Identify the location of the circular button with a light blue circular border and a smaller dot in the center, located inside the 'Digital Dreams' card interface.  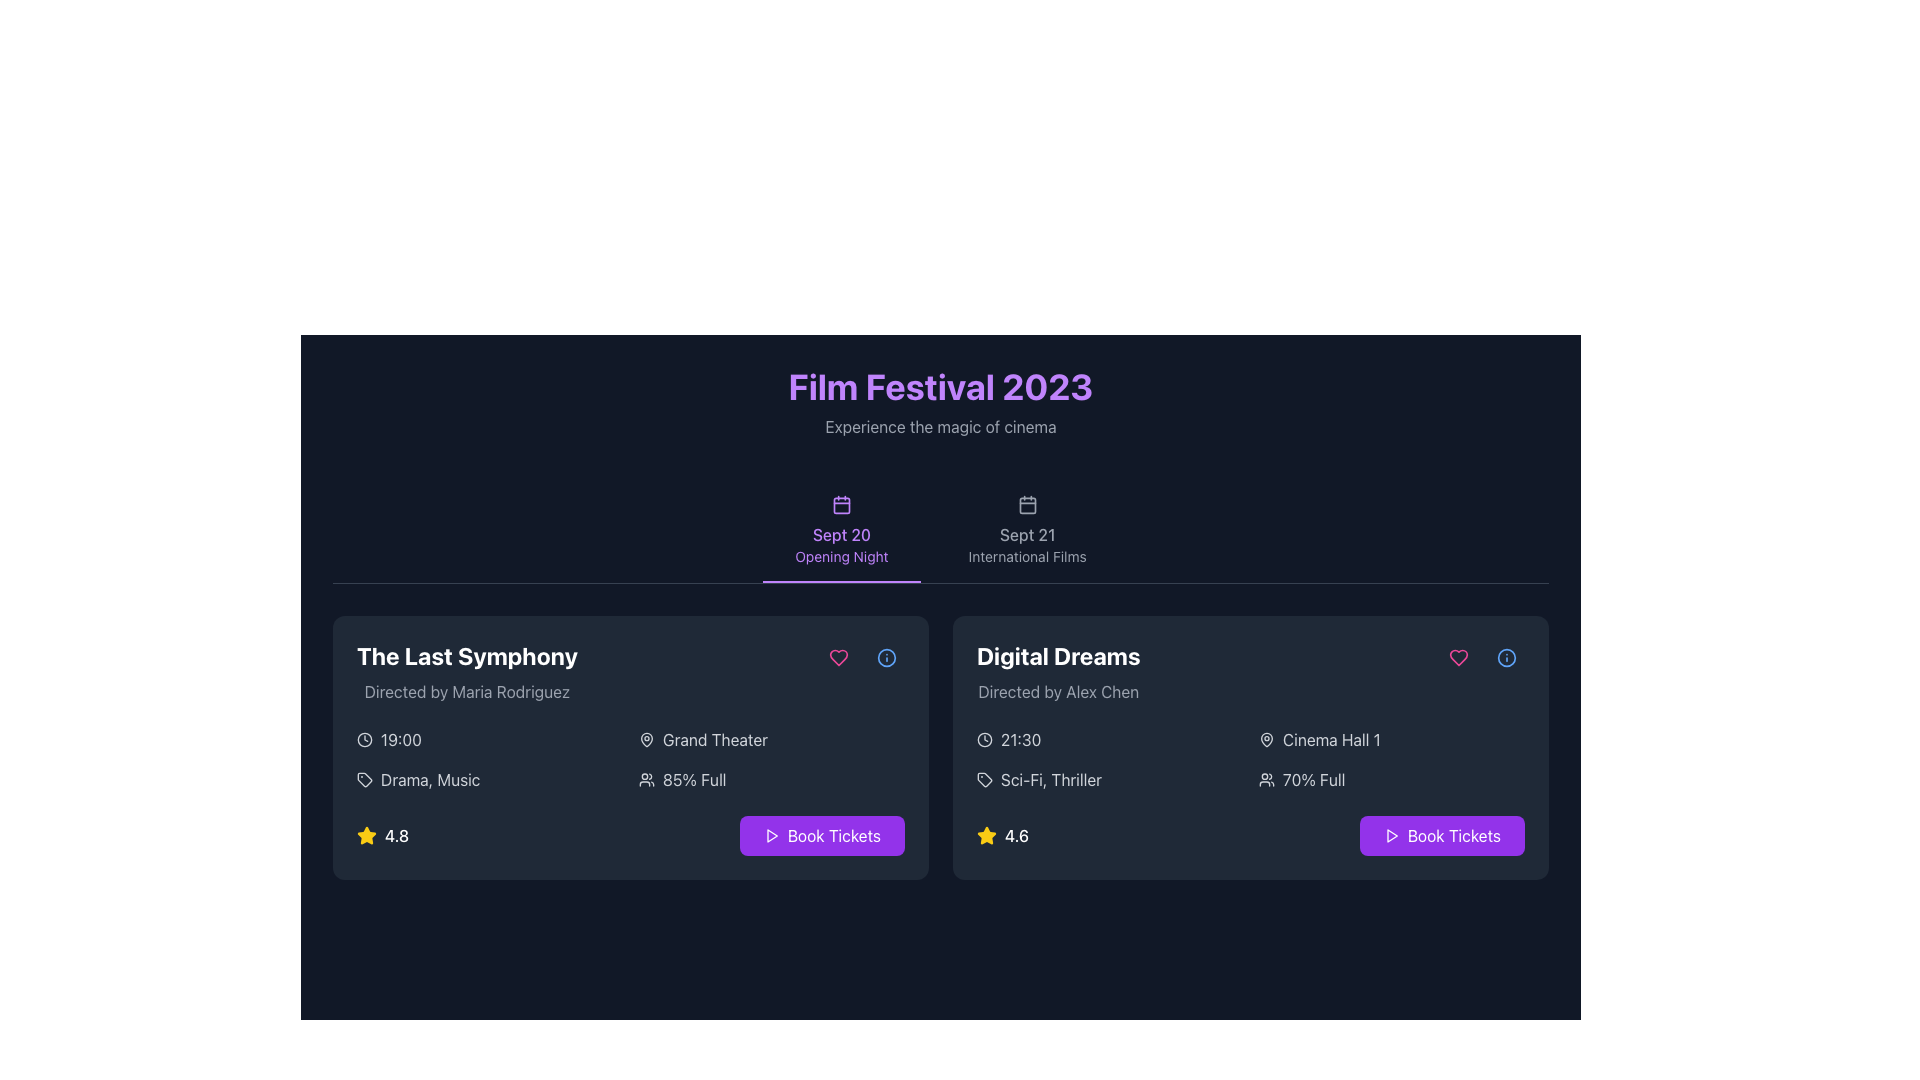
(1507, 658).